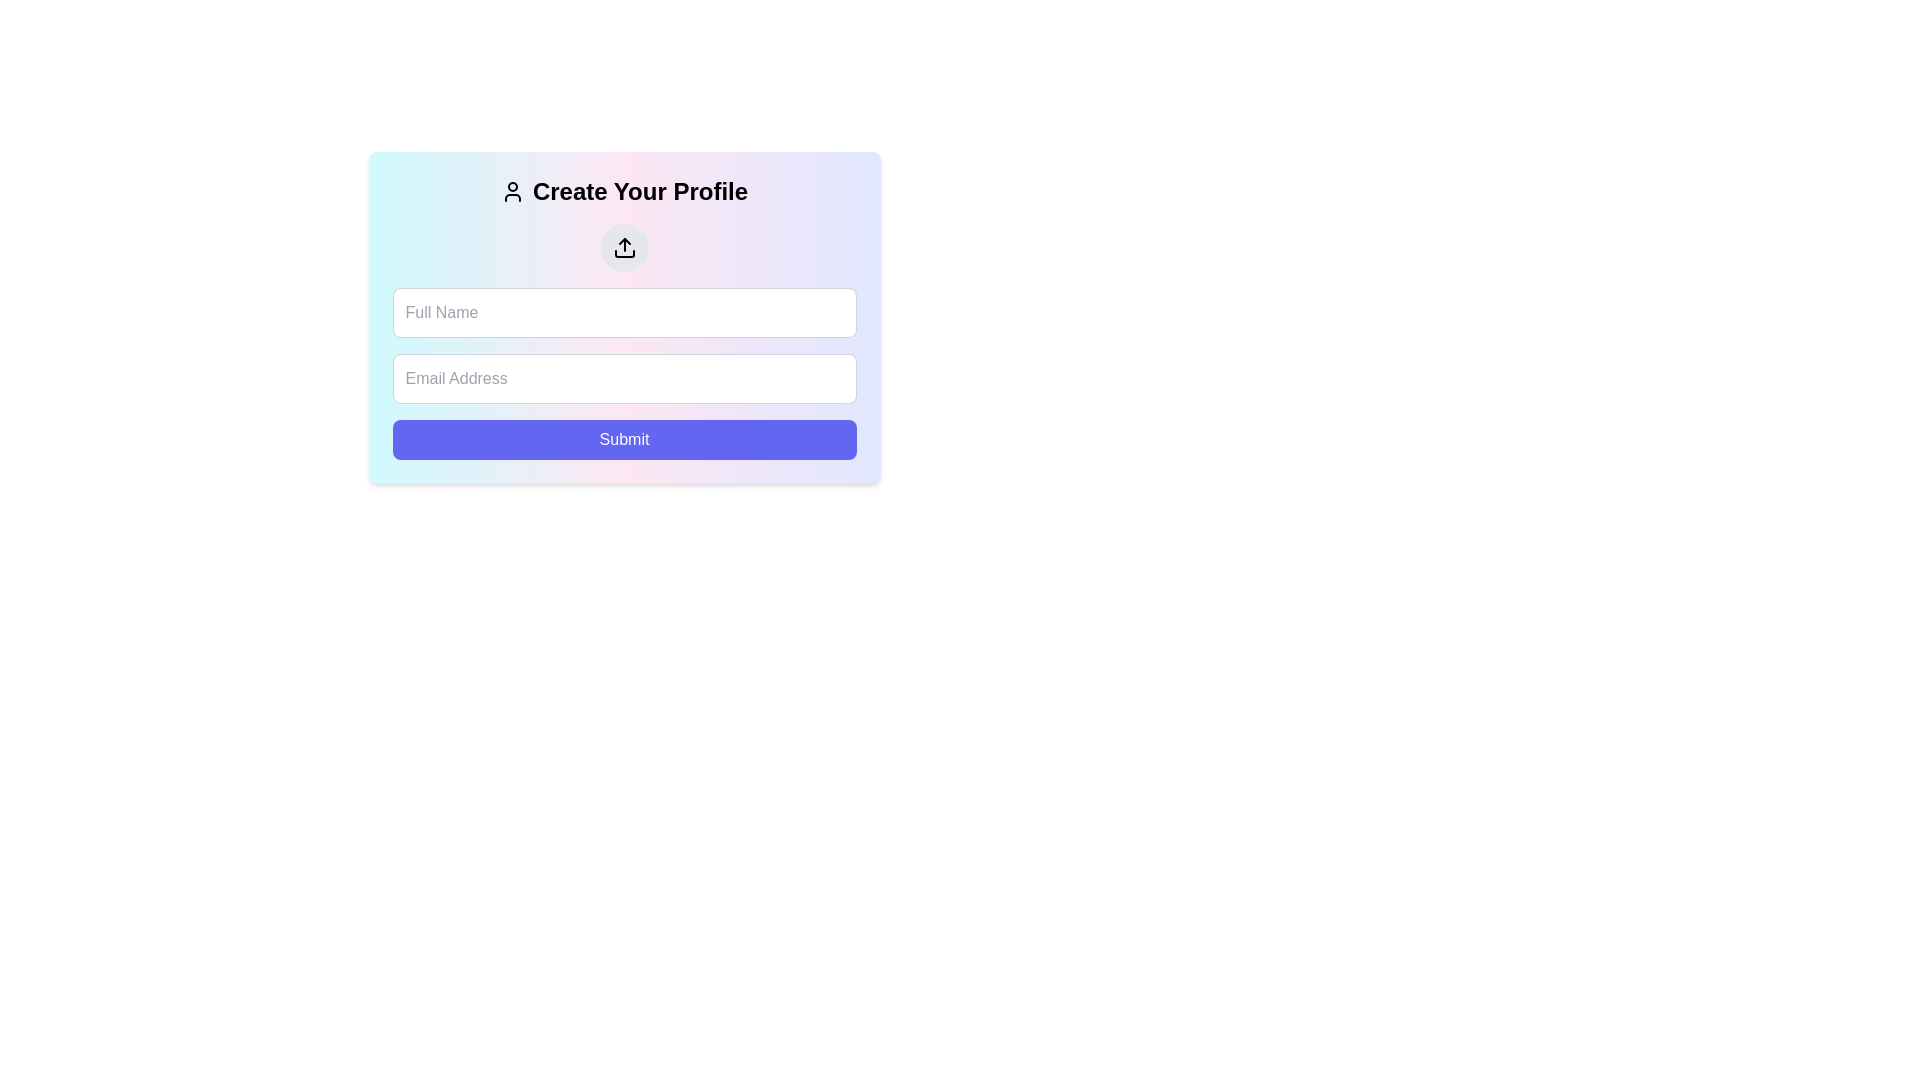  I want to click on the user profile icon located left-aligned within the header text 'Create Your Profile' when it becomes interactive, so click(512, 192).